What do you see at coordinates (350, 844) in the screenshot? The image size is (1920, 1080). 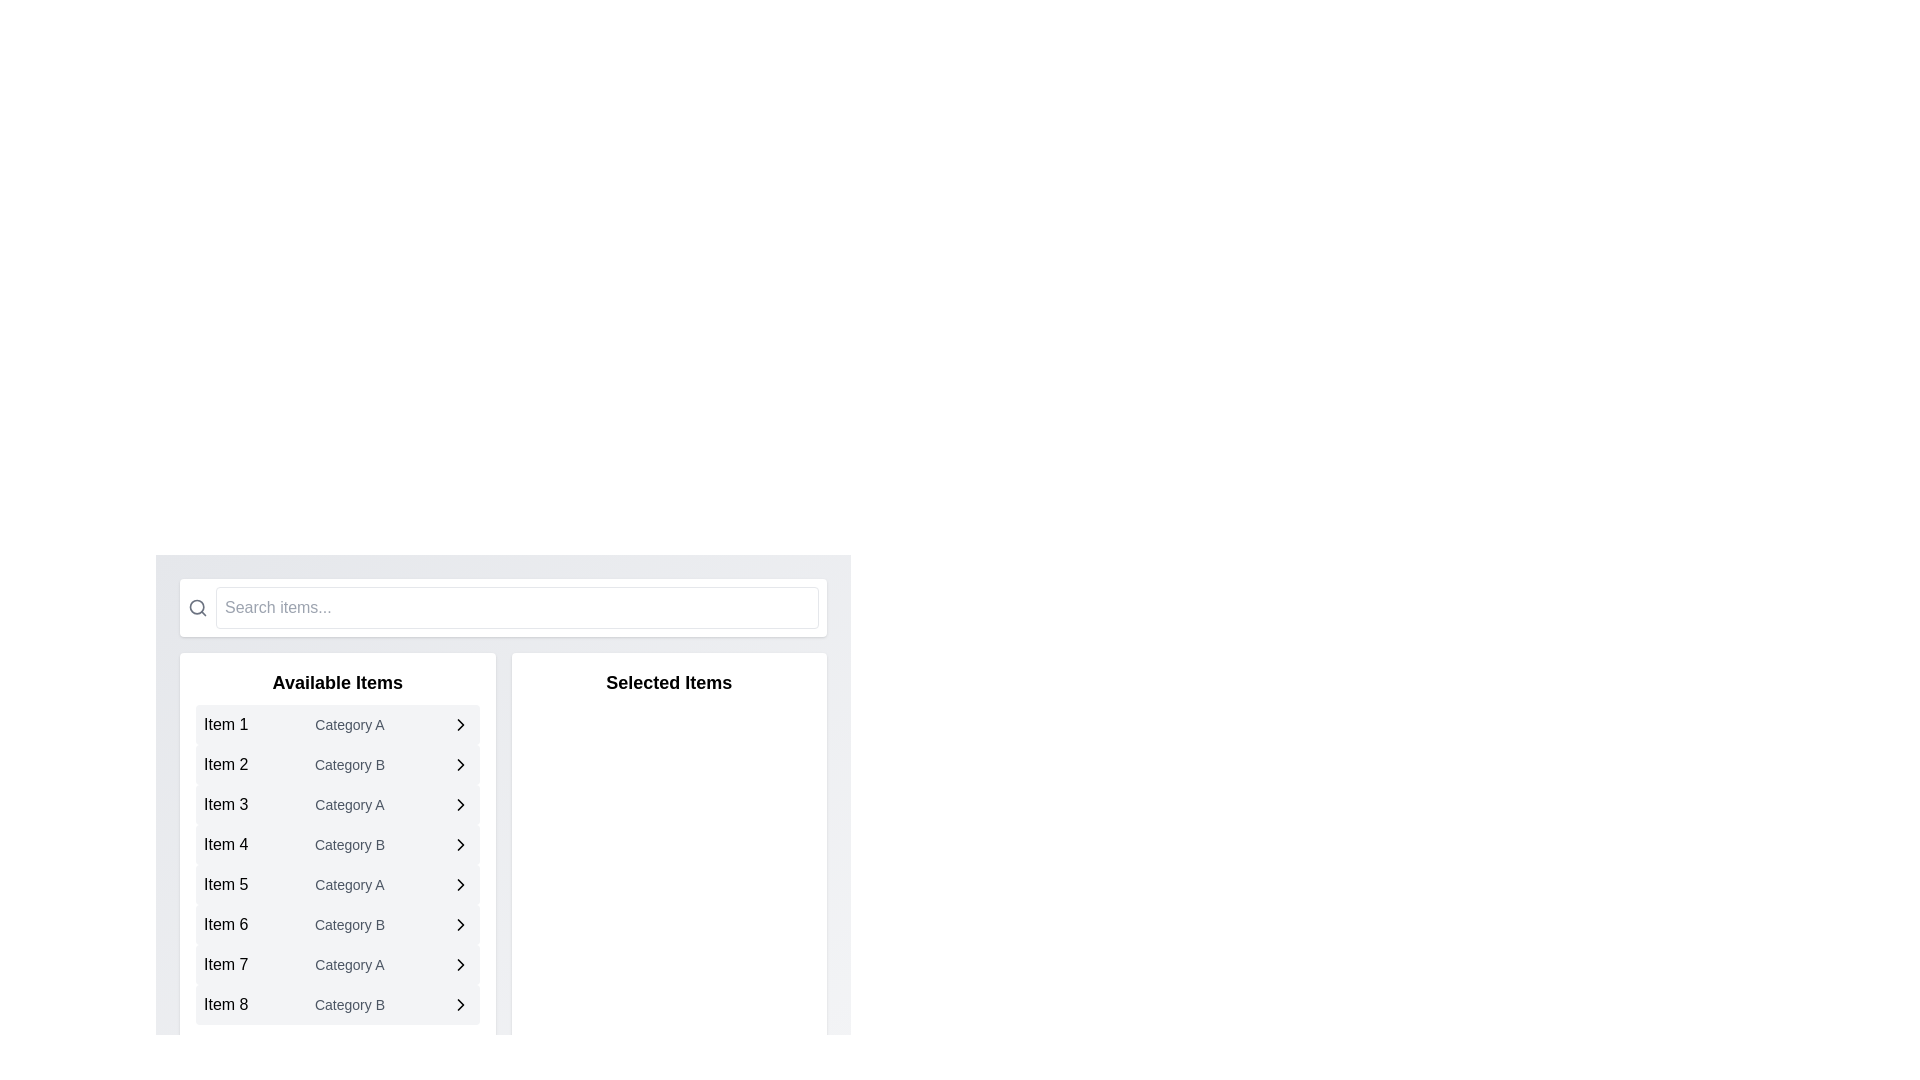 I see `the text label displaying 'Category B', which is part of the fourth item in the 'Available Items' section` at bounding box center [350, 844].